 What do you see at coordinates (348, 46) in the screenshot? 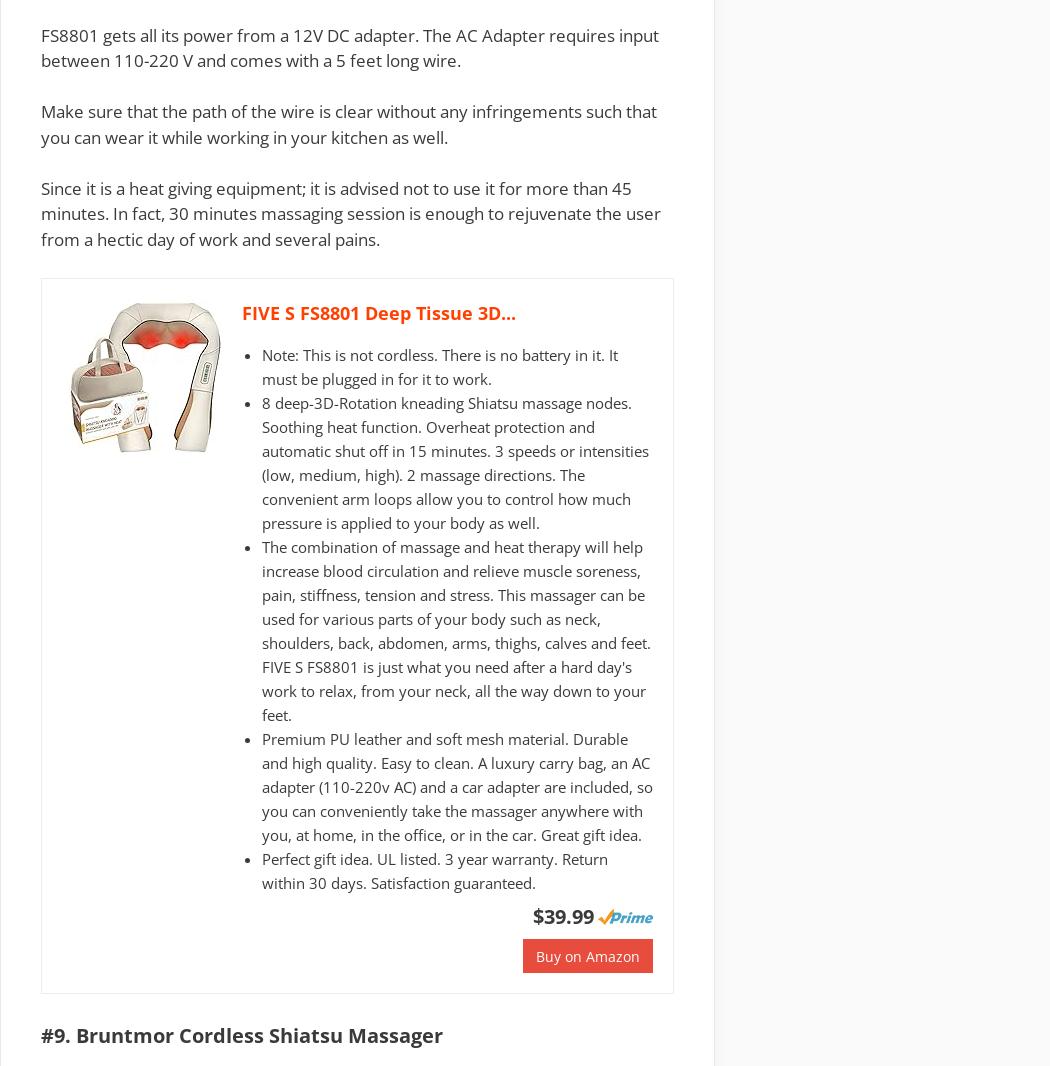
I see `'FS8801 gets all its power from a 12V DC adapter. The AC Adapter requires input between 110-220 V and comes with a 5 feet long wire.'` at bounding box center [348, 46].